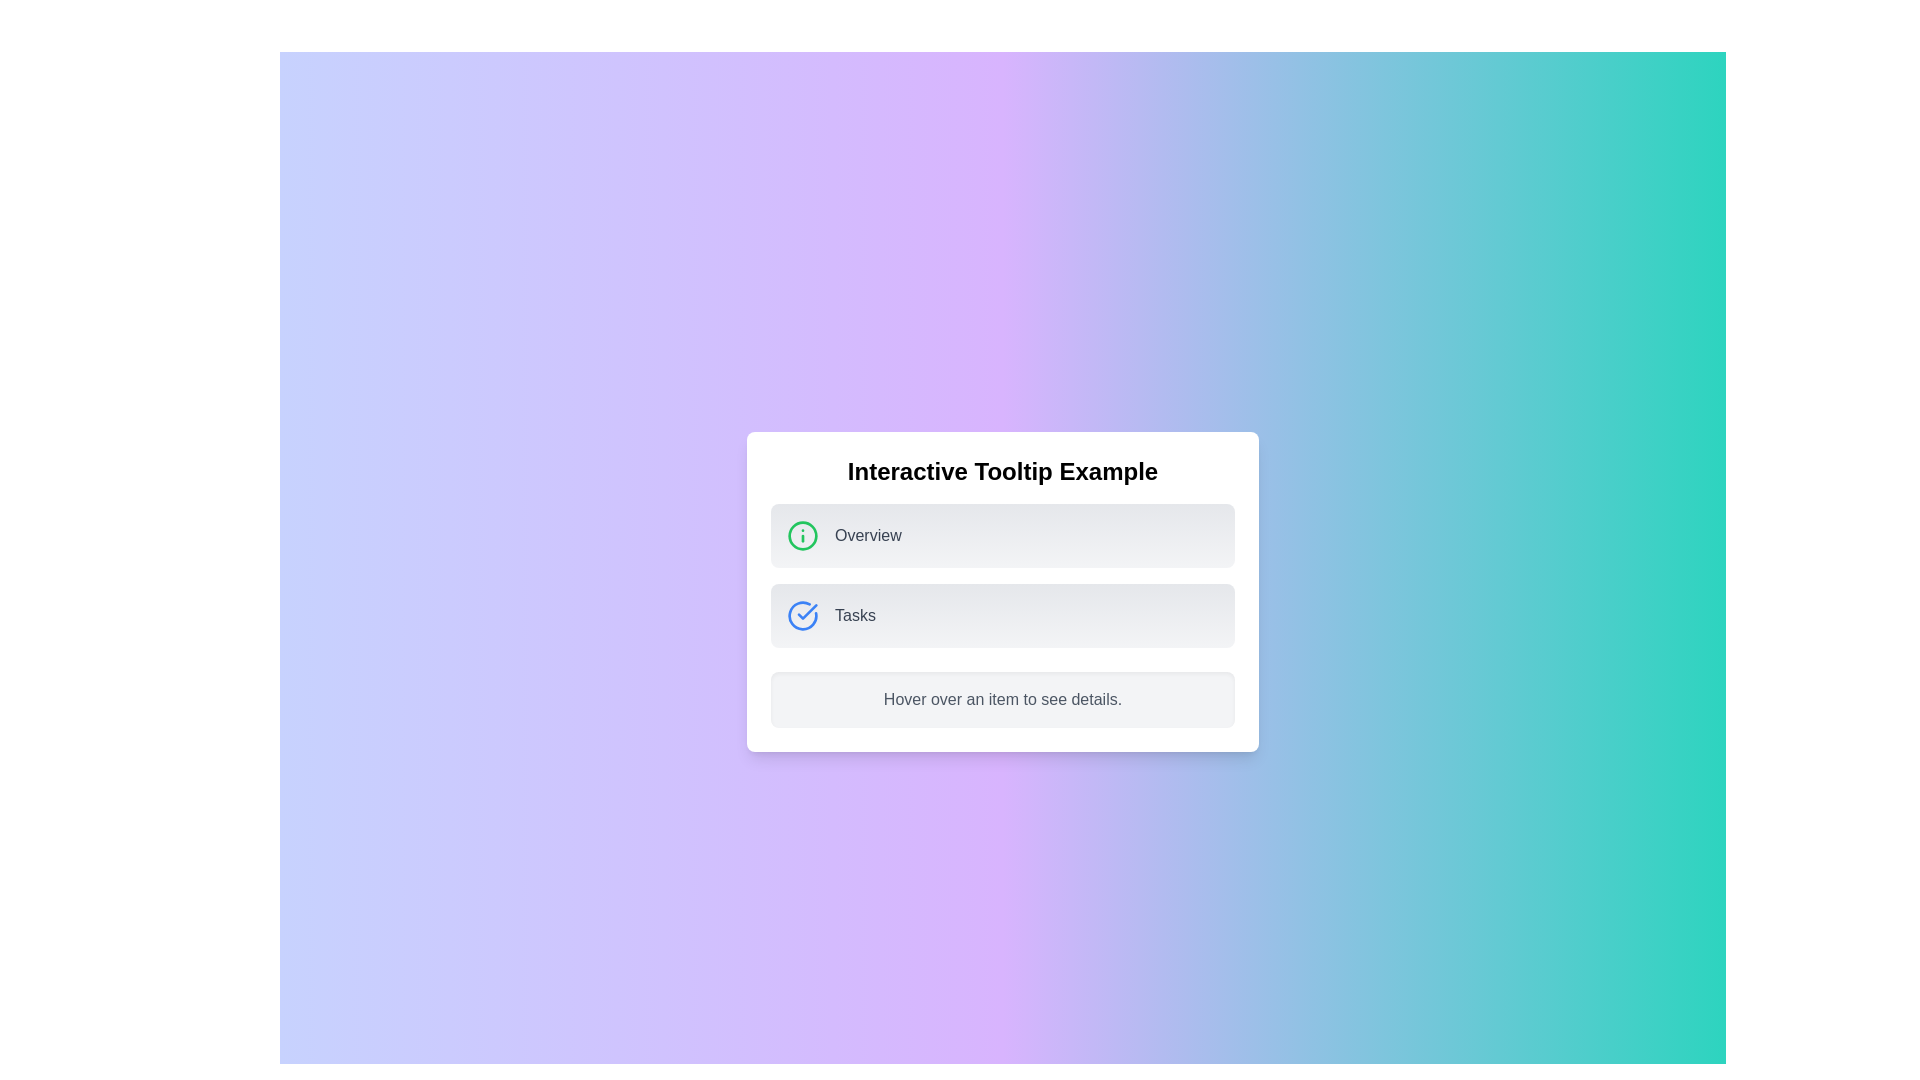 This screenshot has height=1080, width=1920. What do you see at coordinates (1003, 615) in the screenshot?
I see `the second button in the vertical list below the 'Overview' element` at bounding box center [1003, 615].